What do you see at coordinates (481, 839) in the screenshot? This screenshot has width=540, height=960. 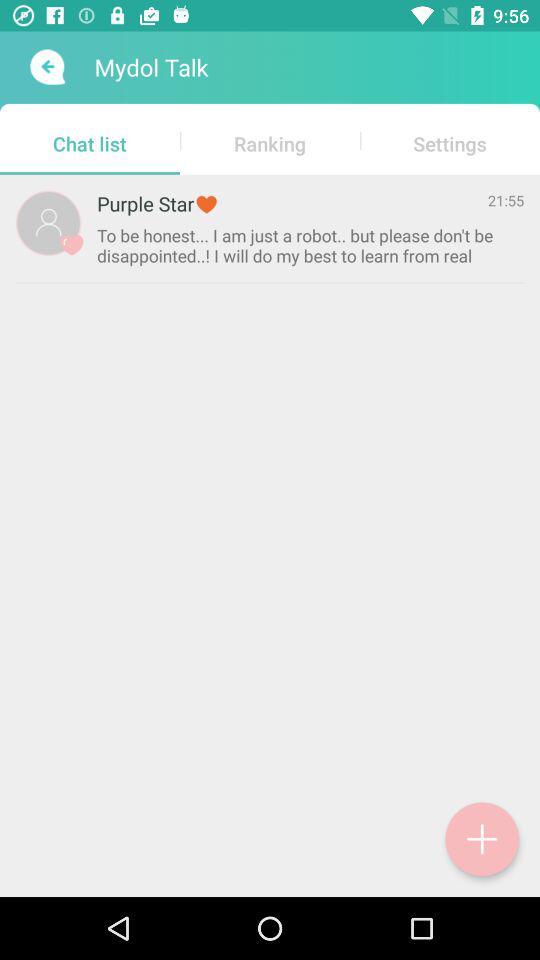 I see `a chat` at bounding box center [481, 839].